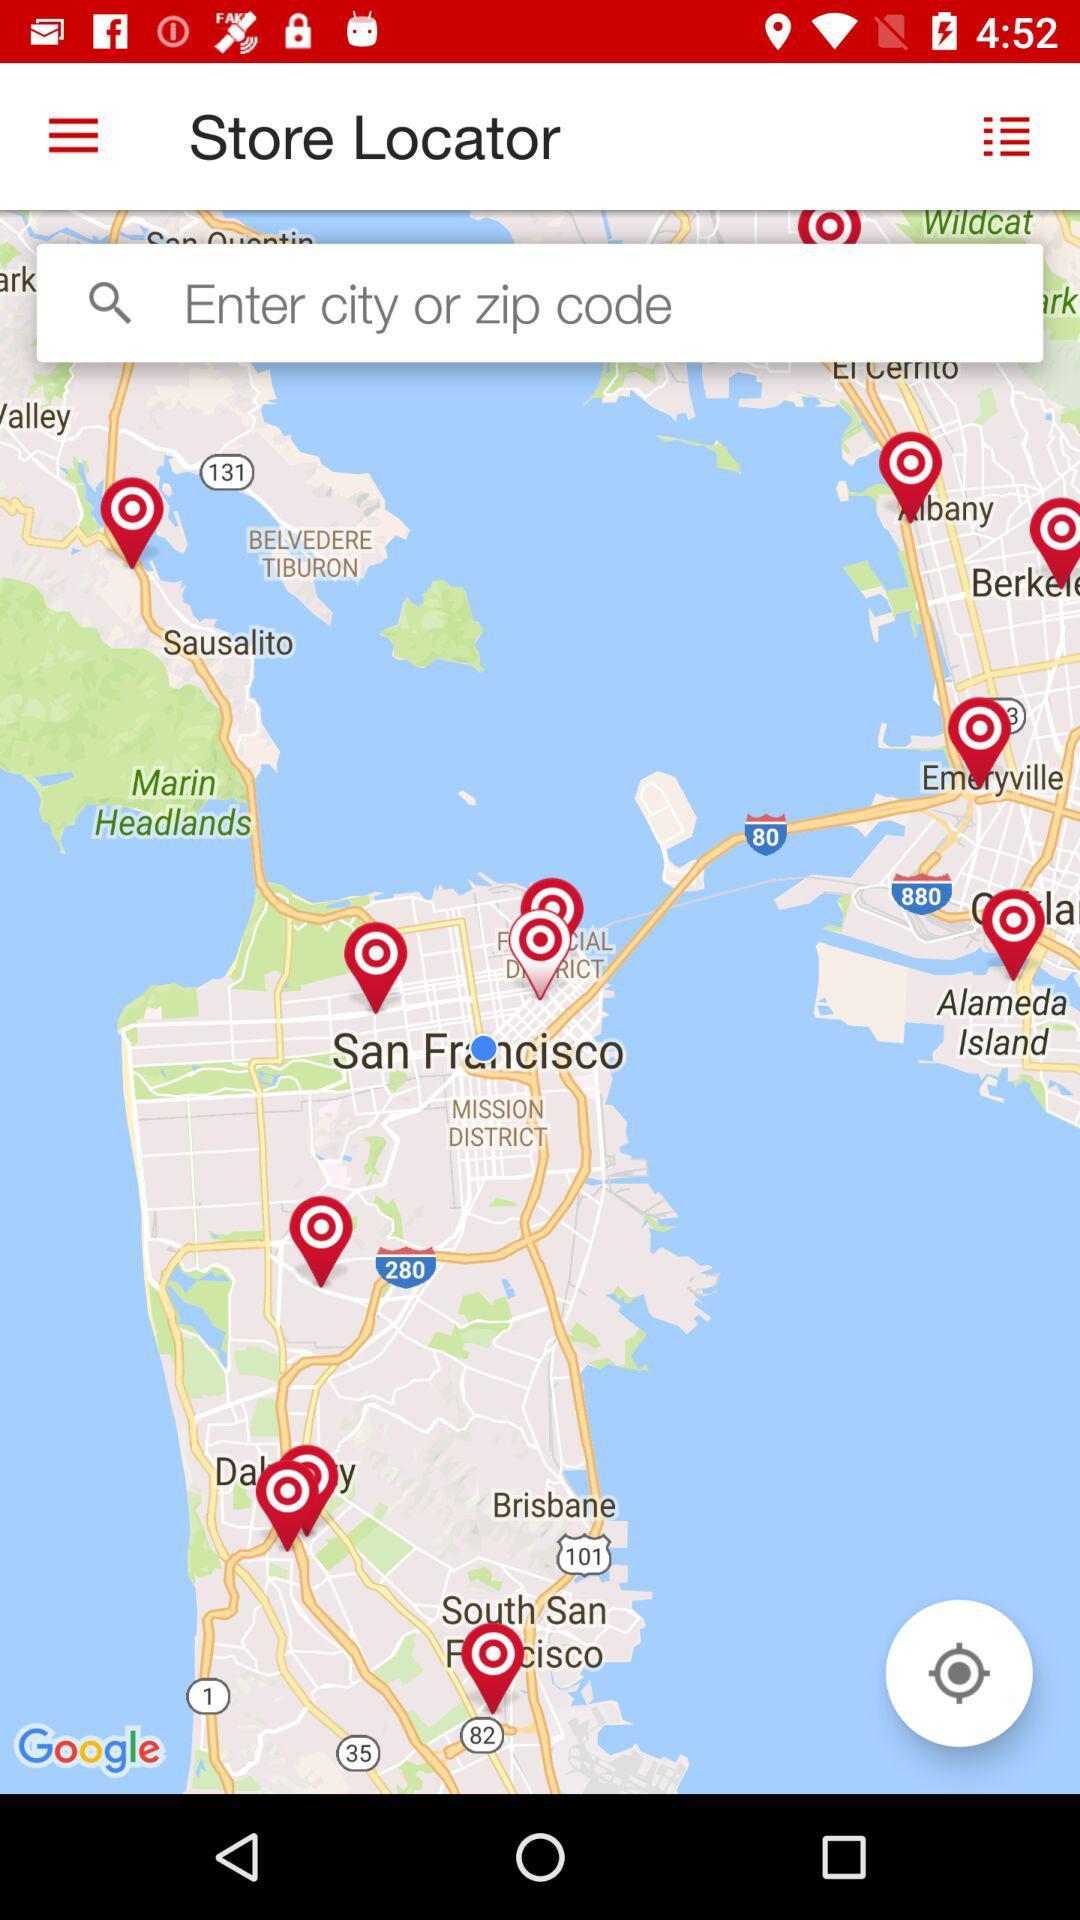  What do you see at coordinates (958, 1673) in the screenshot?
I see `icon at the bottom right corner` at bounding box center [958, 1673].